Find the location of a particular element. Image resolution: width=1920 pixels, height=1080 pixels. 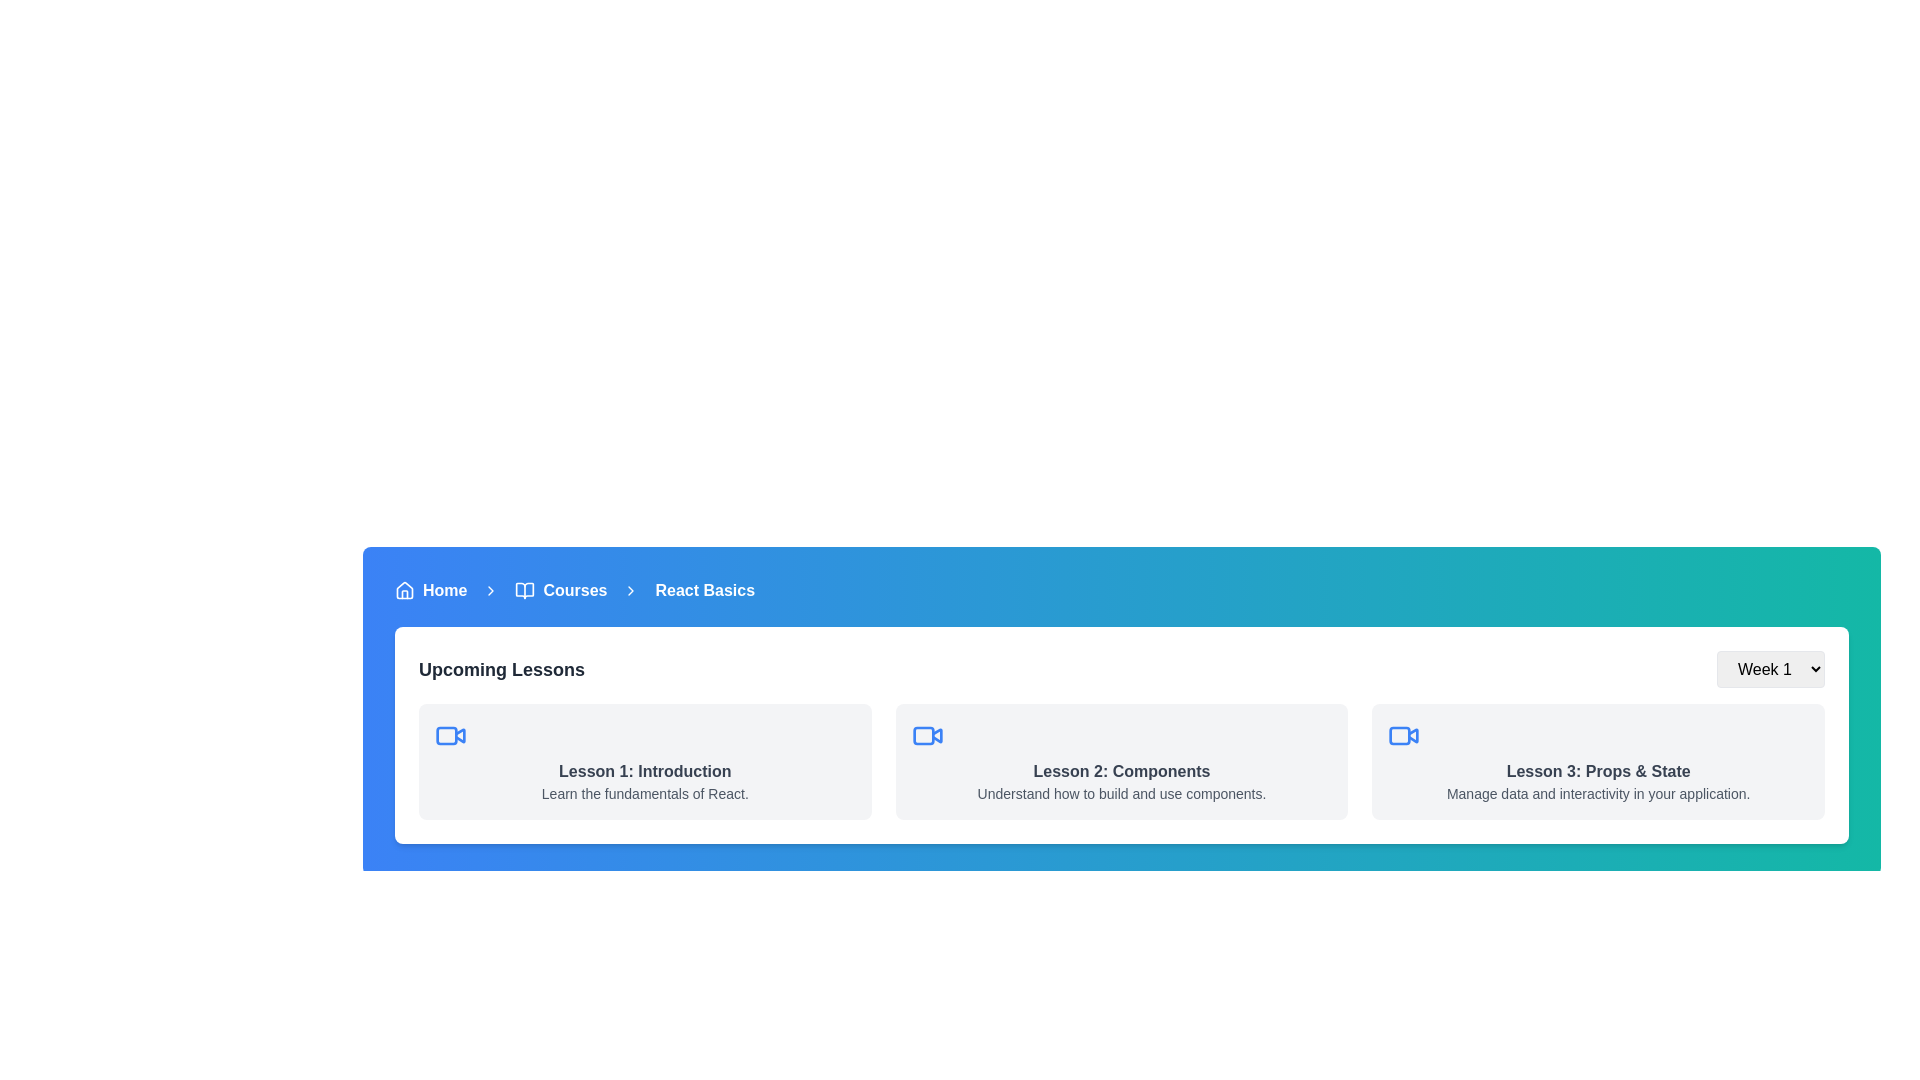

the home icon located at the leftmost part of the breadcrumb navigation bar, which visually represents the home page is located at coordinates (403, 589).